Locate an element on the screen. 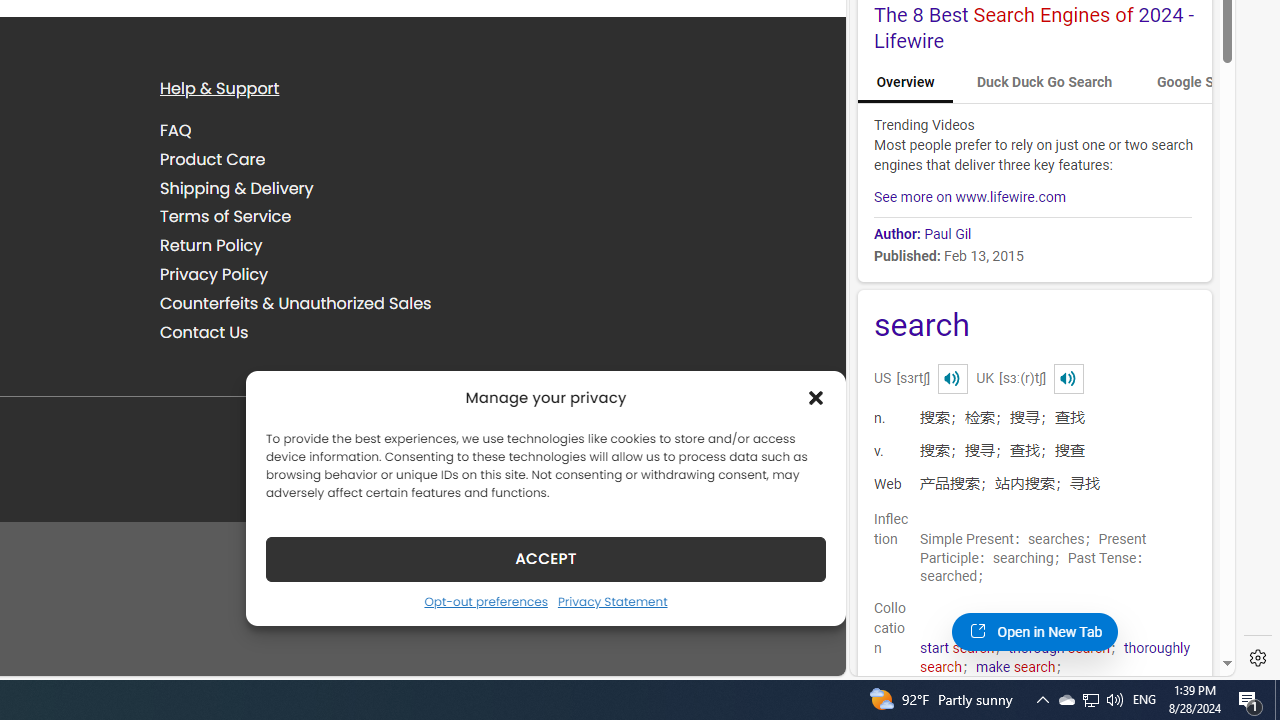 Image resolution: width=1280 pixels, height=720 pixels. 'Author: Paul Gil' is located at coordinates (1032, 229).